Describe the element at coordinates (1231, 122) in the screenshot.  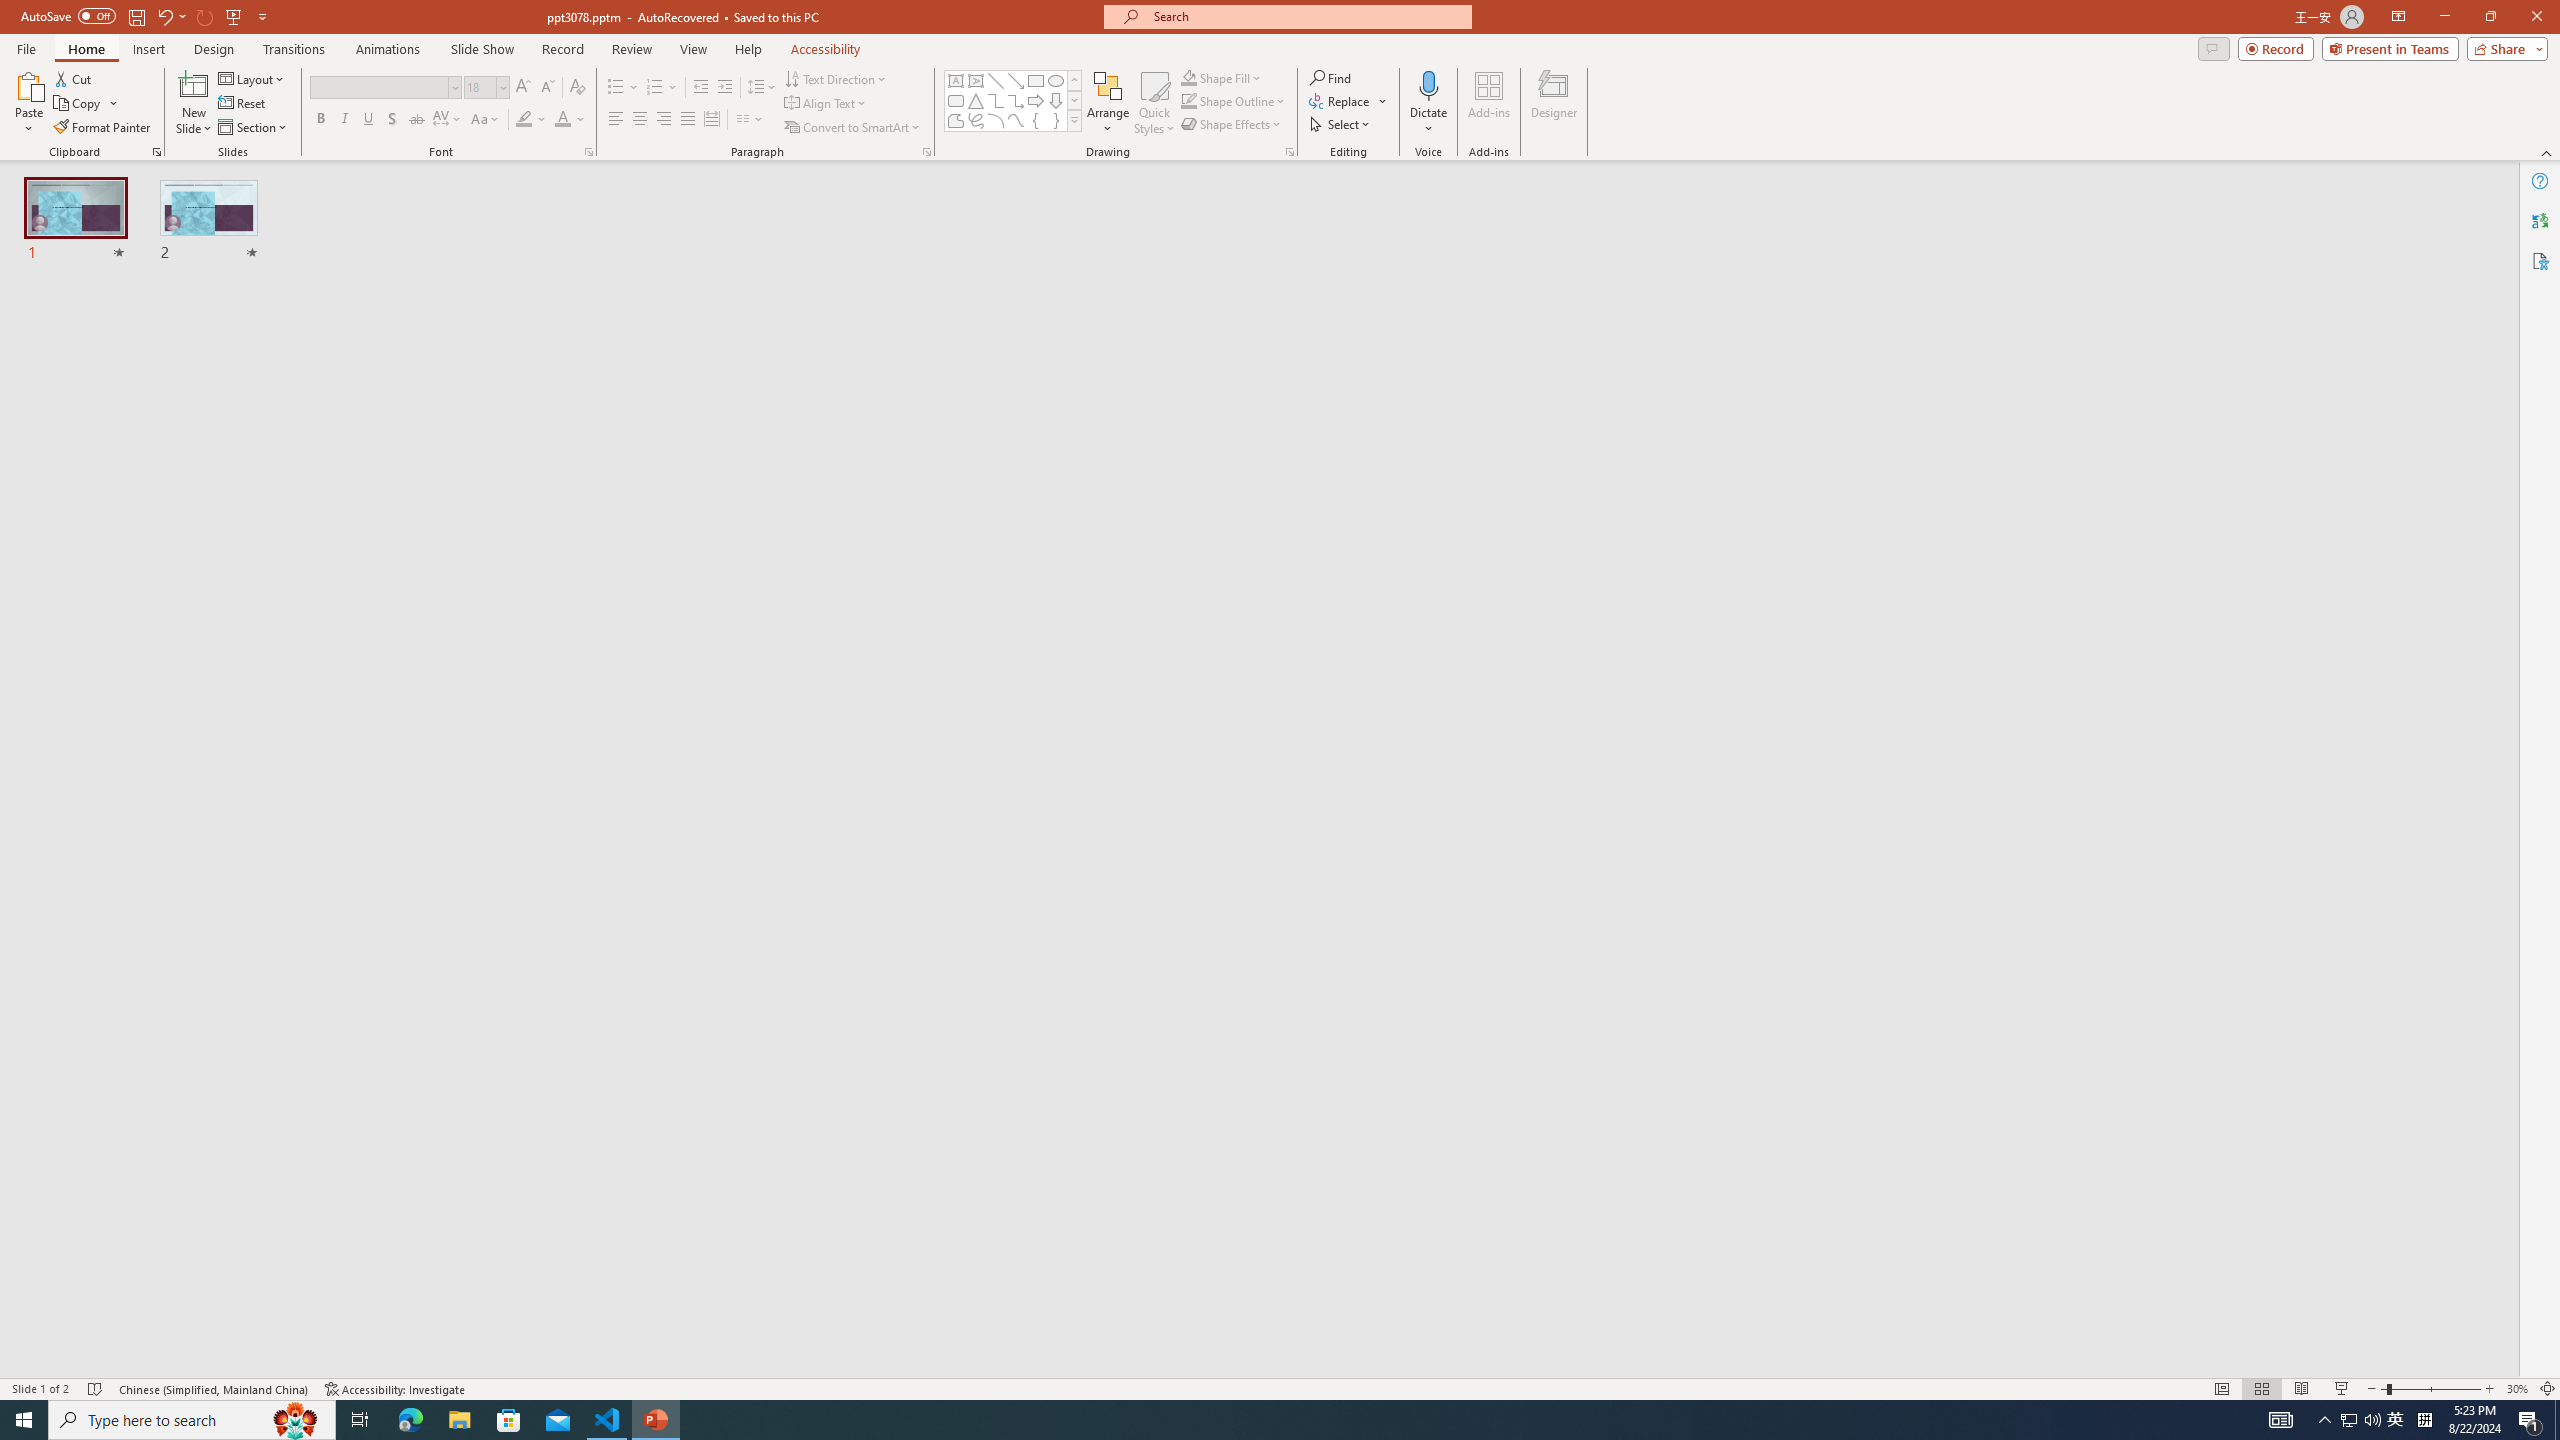
I see `'Shape Effects'` at that location.